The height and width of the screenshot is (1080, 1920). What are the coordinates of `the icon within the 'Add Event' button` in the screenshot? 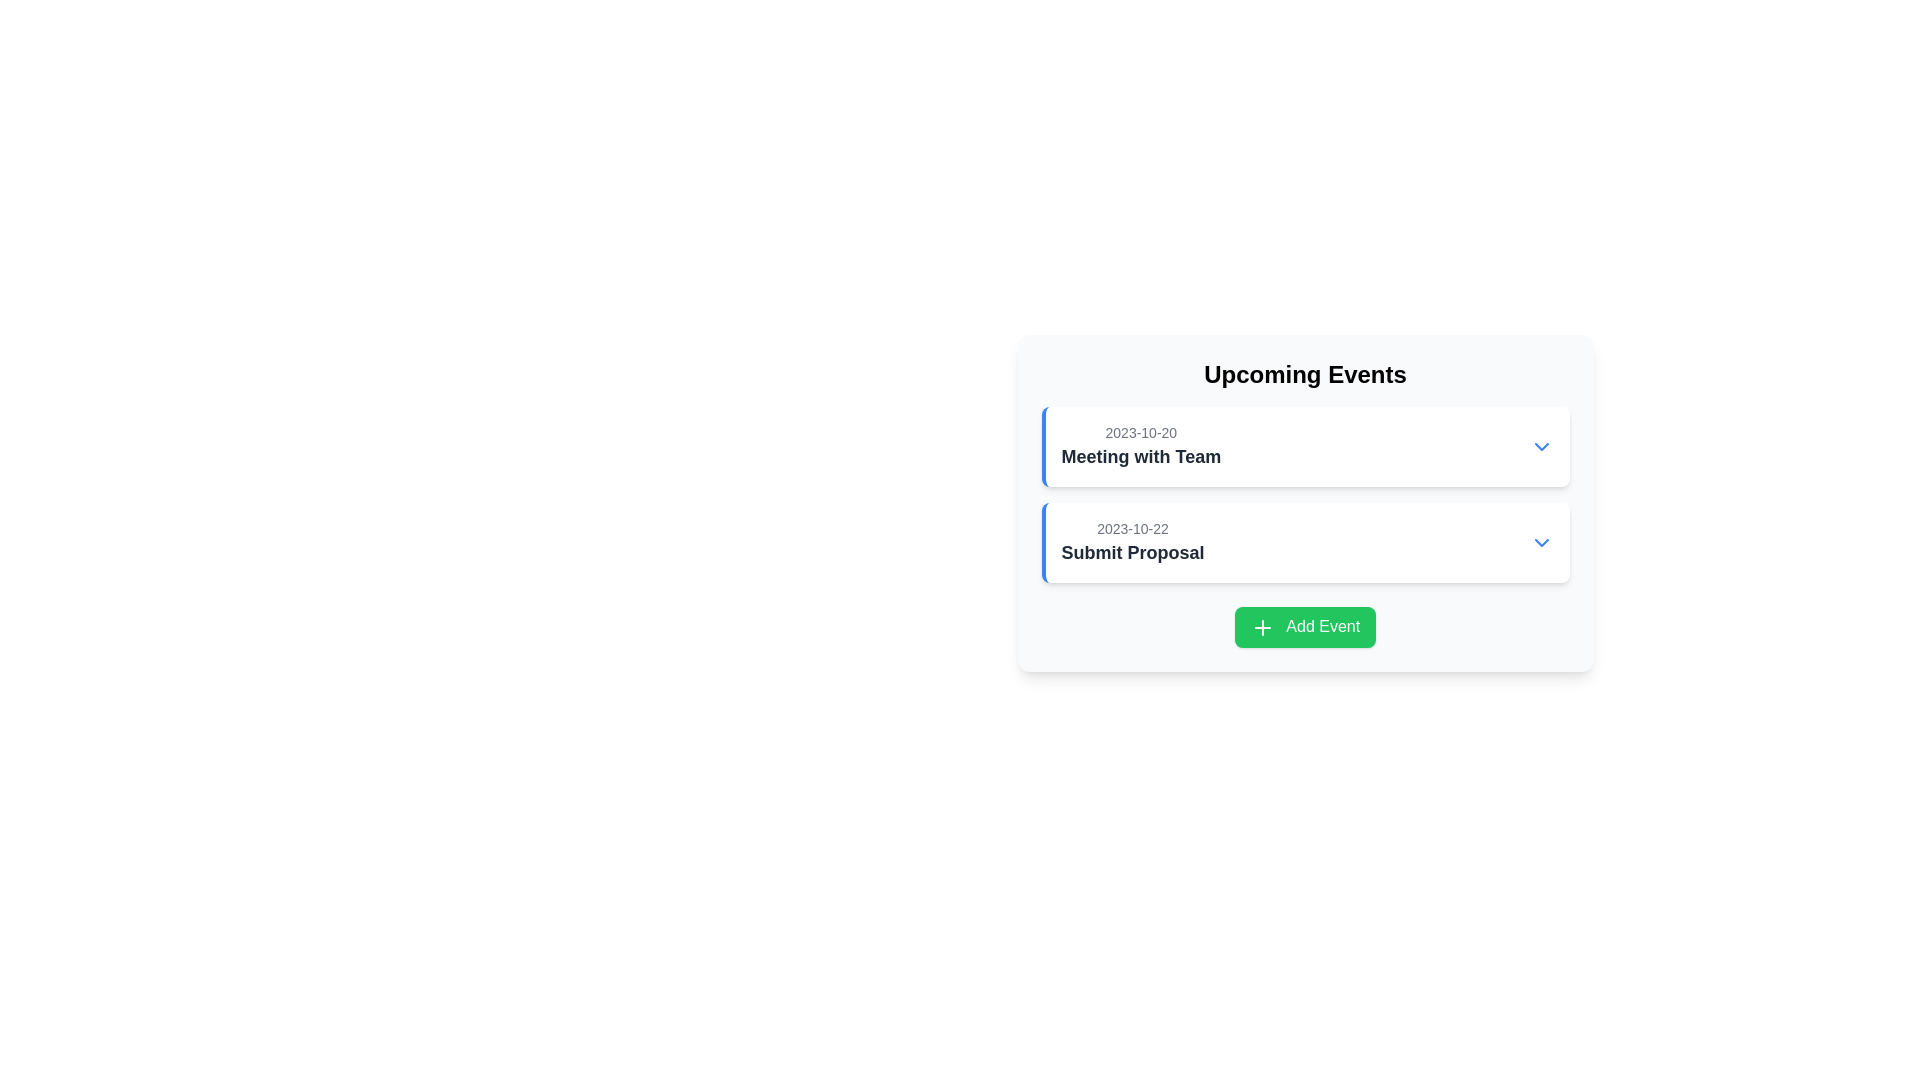 It's located at (1261, 626).